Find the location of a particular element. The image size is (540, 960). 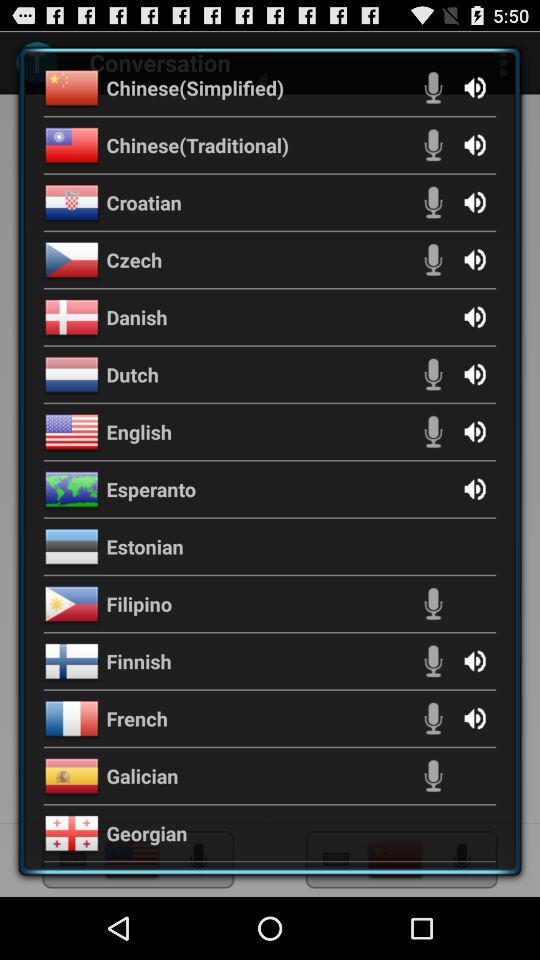

the icon above esperanto icon is located at coordinates (138, 431).